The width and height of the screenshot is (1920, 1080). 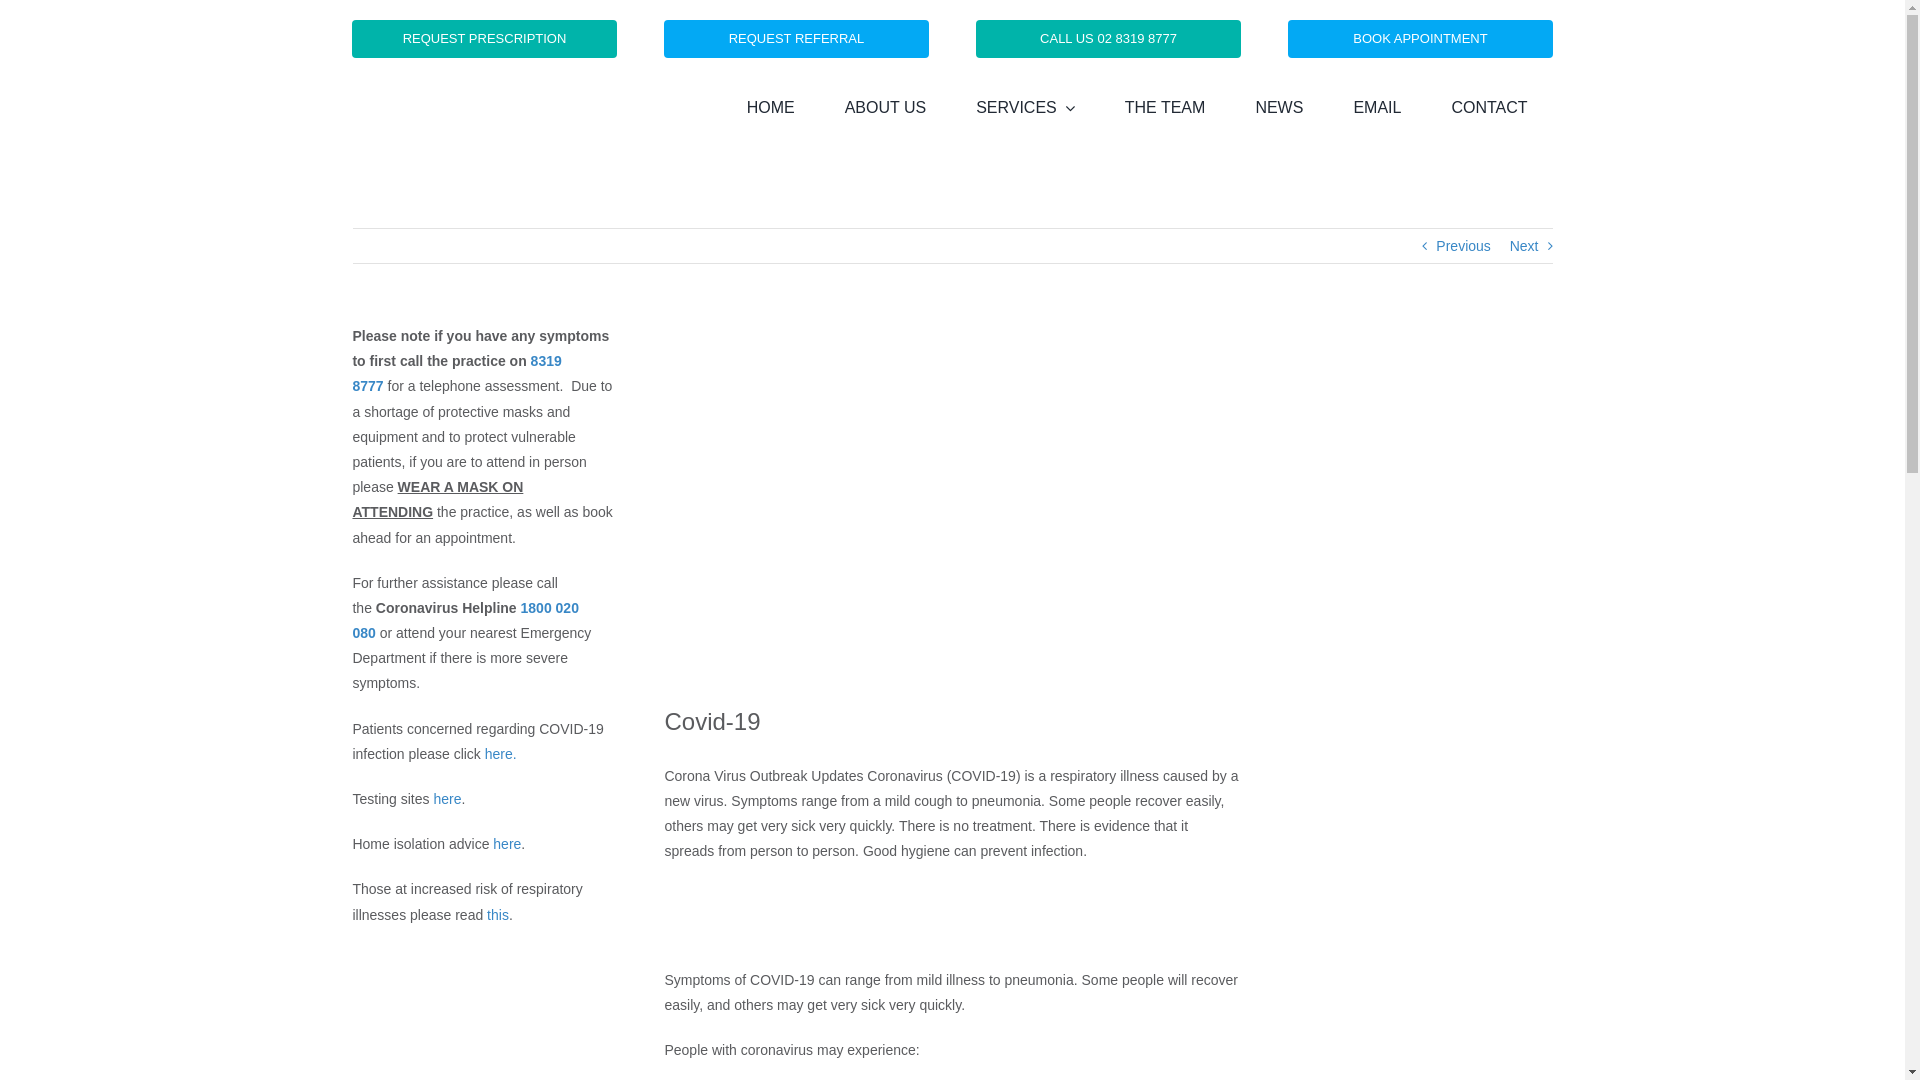 What do you see at coordinates (486, 914) in the screenshot?
I see `'this'` at bounding box center [486, 914].